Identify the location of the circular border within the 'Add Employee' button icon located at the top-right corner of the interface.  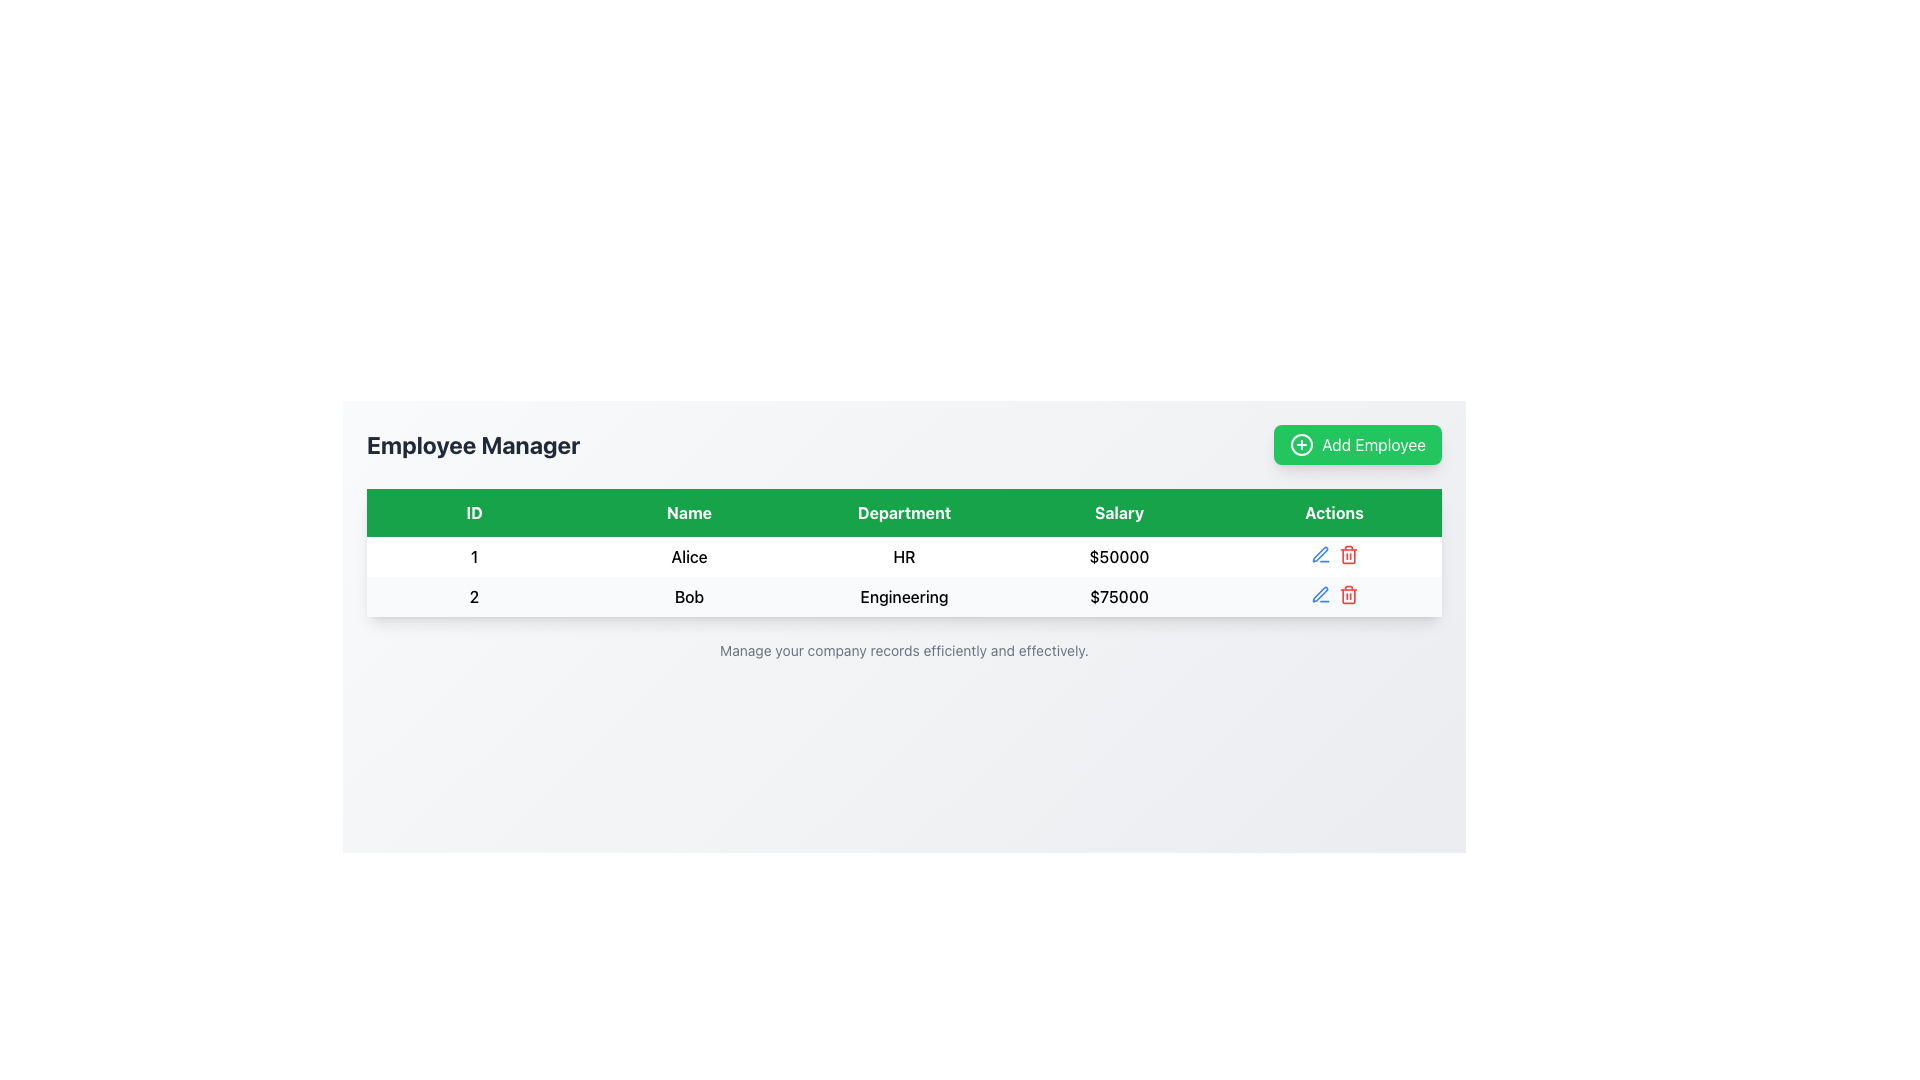
(1302, 443).